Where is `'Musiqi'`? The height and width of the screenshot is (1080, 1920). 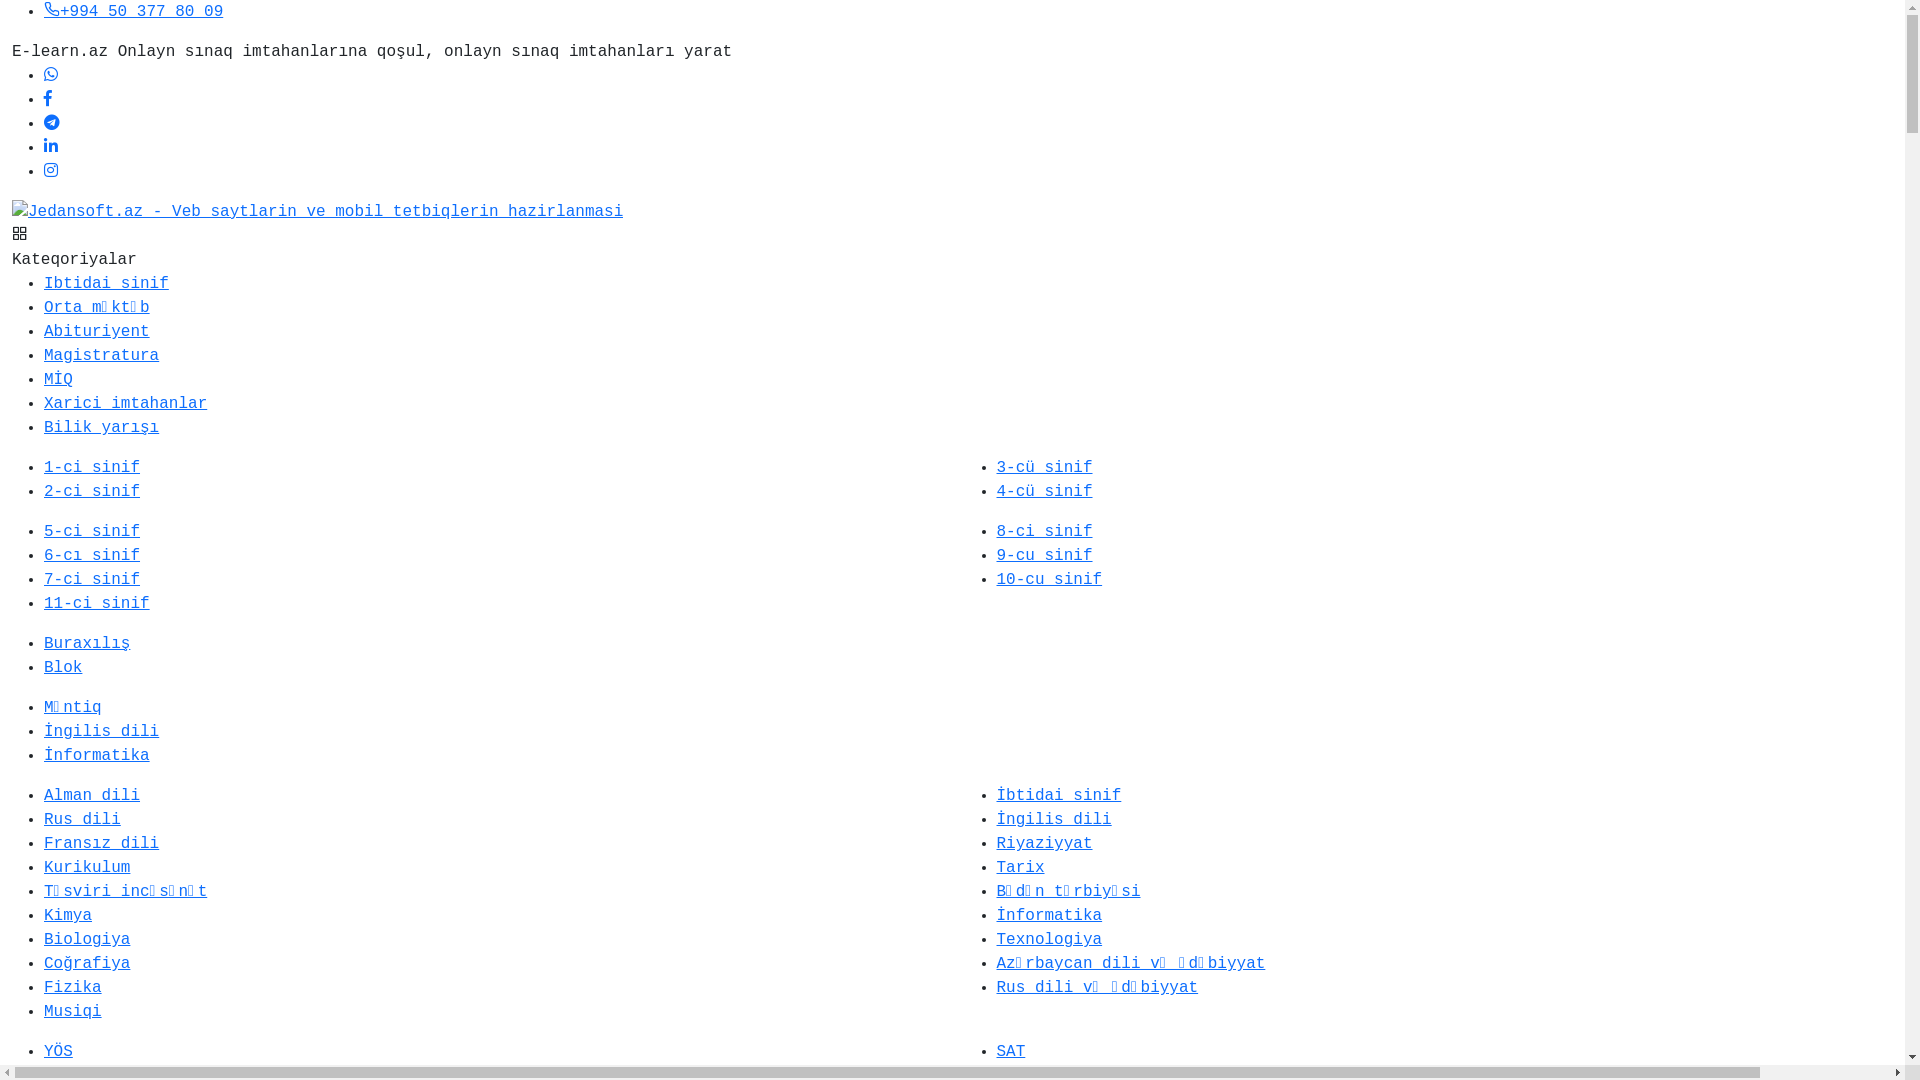 'Musiqi' is located at coordinates (43, 1011).